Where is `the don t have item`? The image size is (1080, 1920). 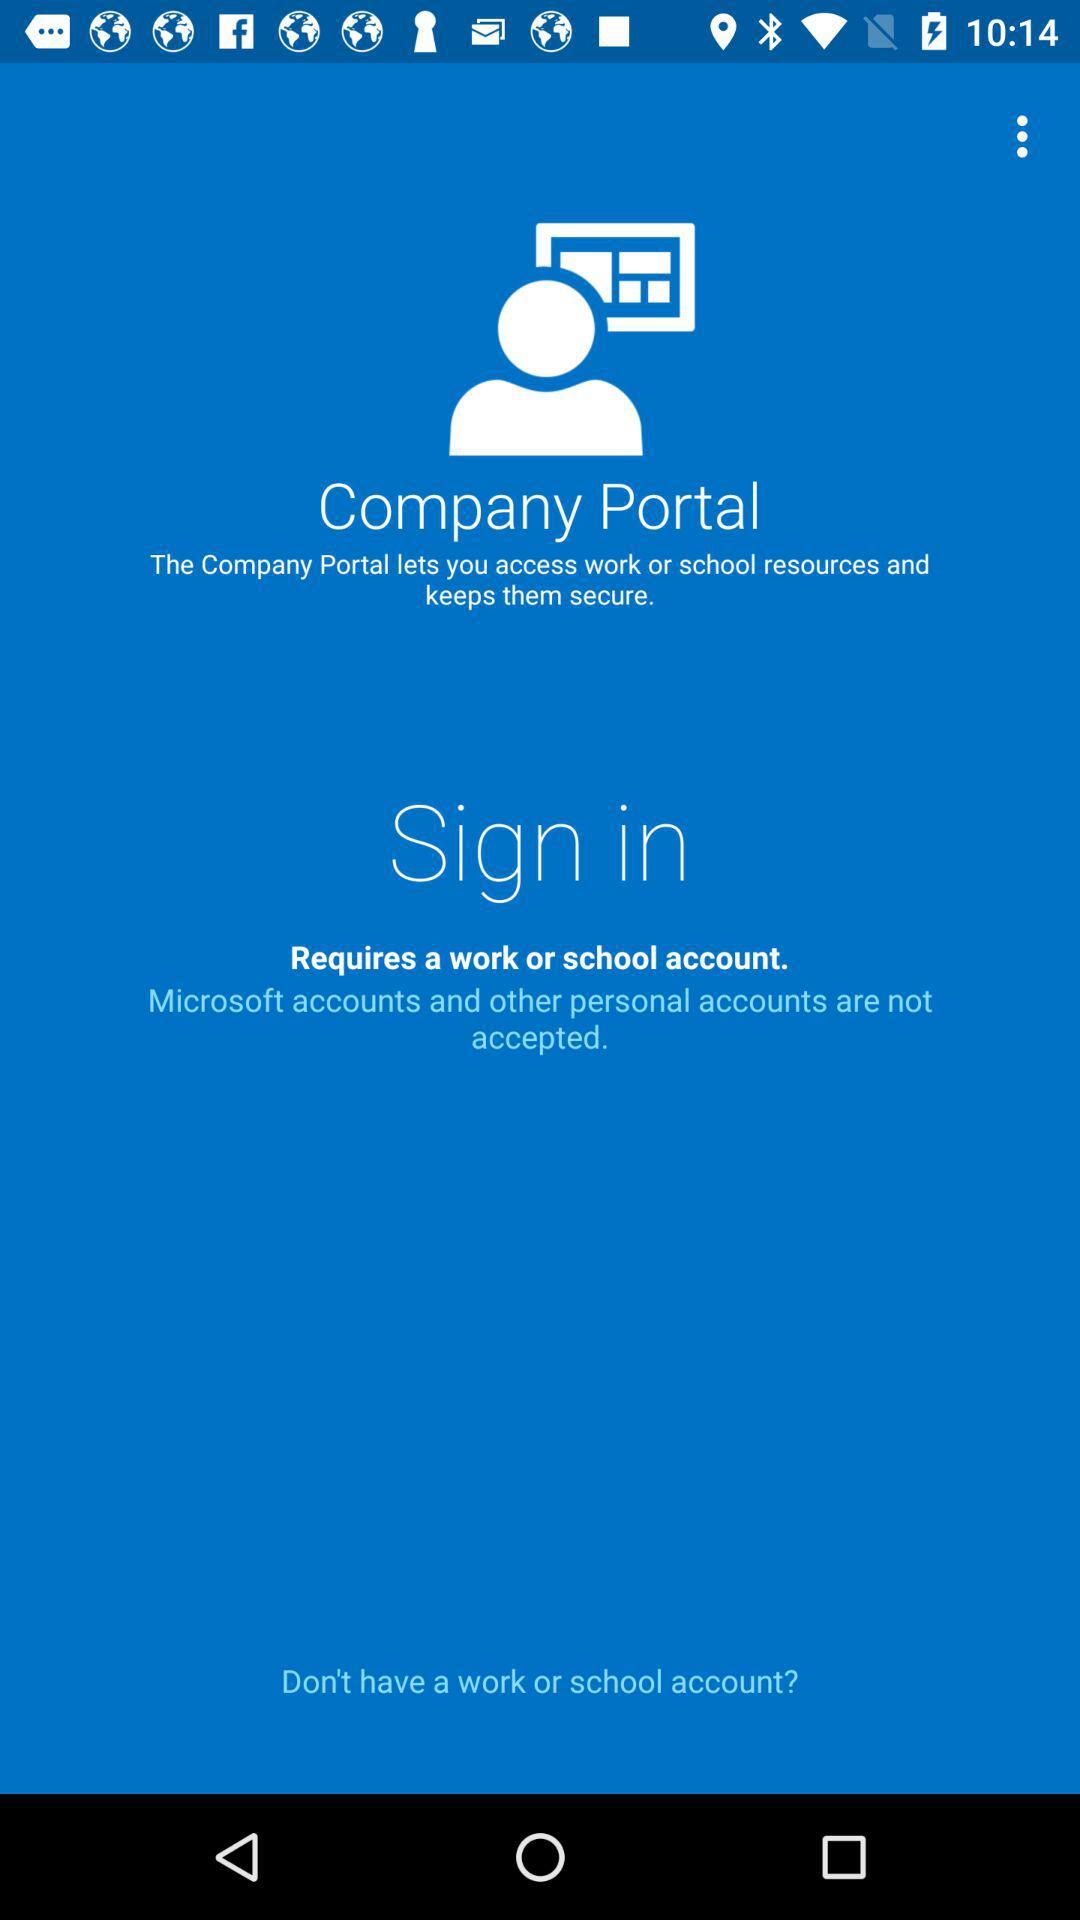 the don t have item is located at coordinates (540, 1680).